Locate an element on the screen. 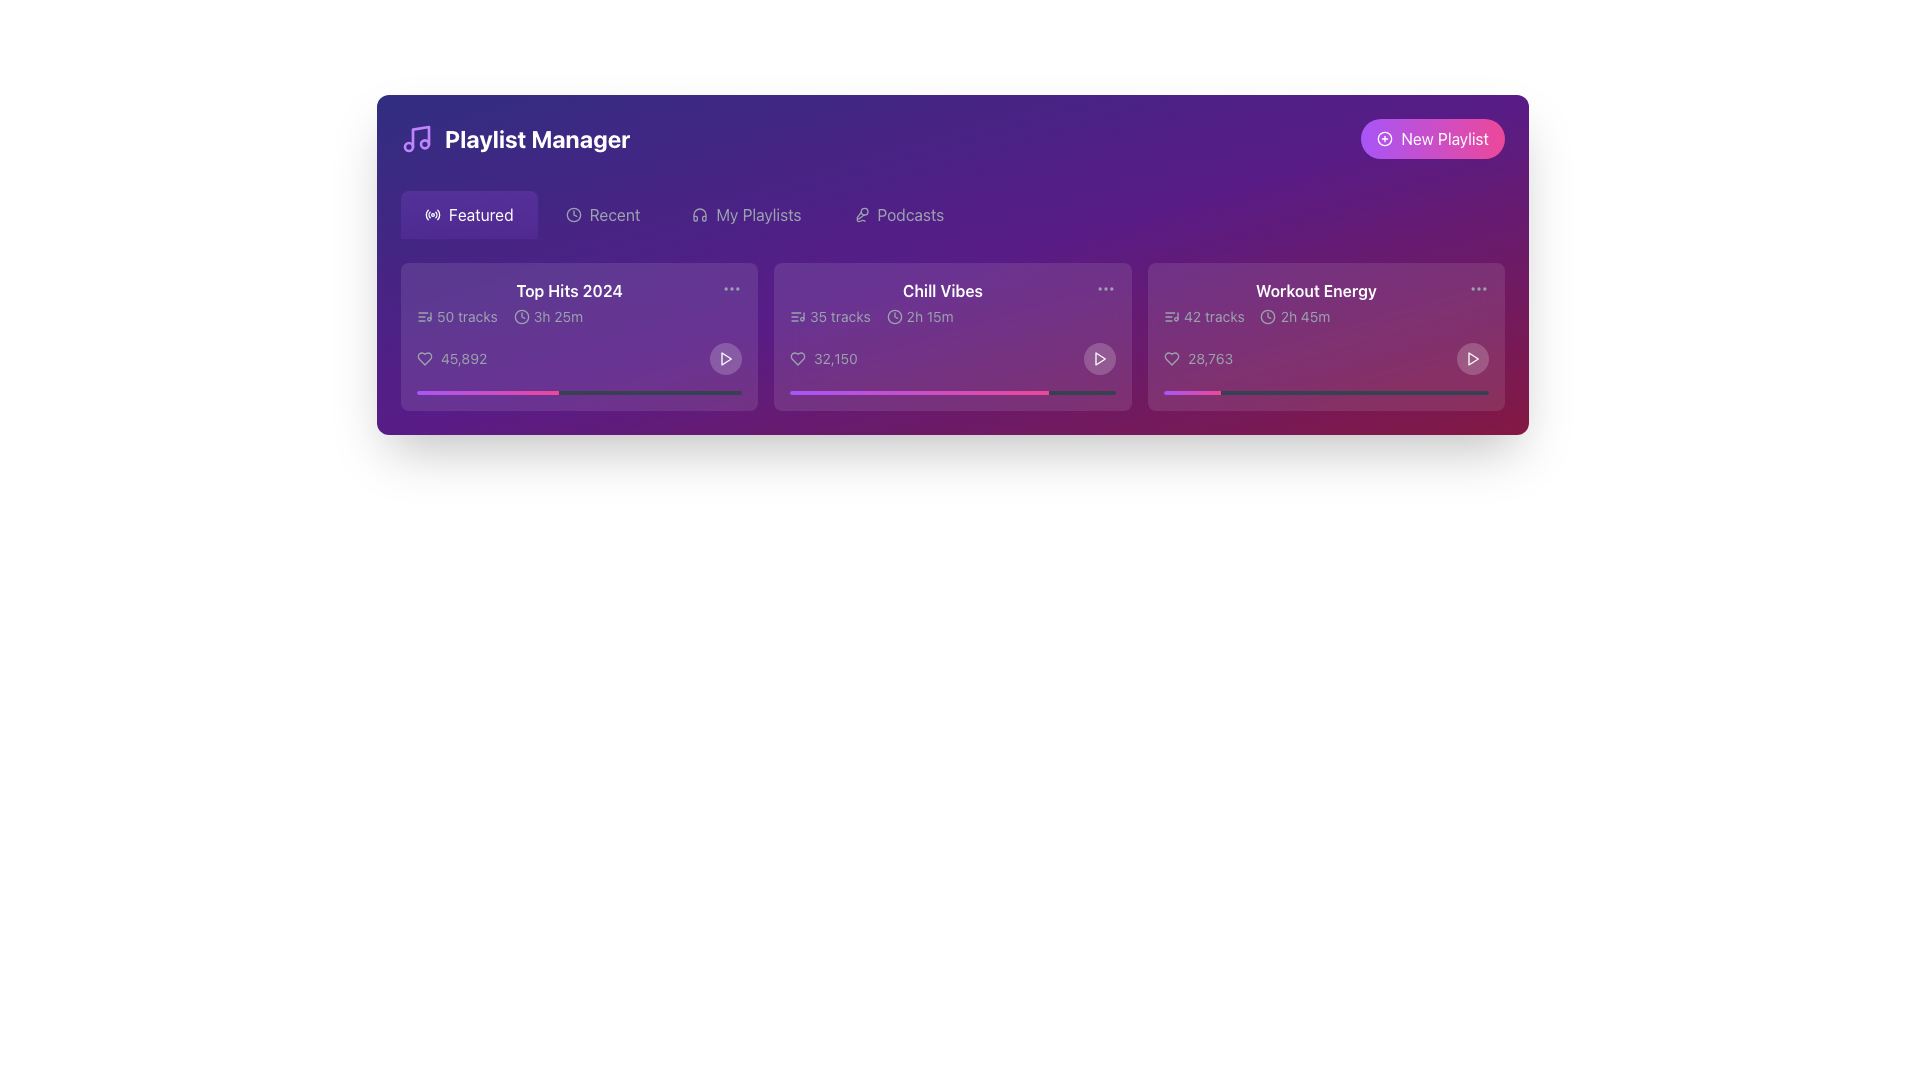 This screenshot has height=1080, width=1920. the circular button with a white play icon inside, located within the 'Top Hits 2024' playlist card on the right side is located at coordinates (725, 357).